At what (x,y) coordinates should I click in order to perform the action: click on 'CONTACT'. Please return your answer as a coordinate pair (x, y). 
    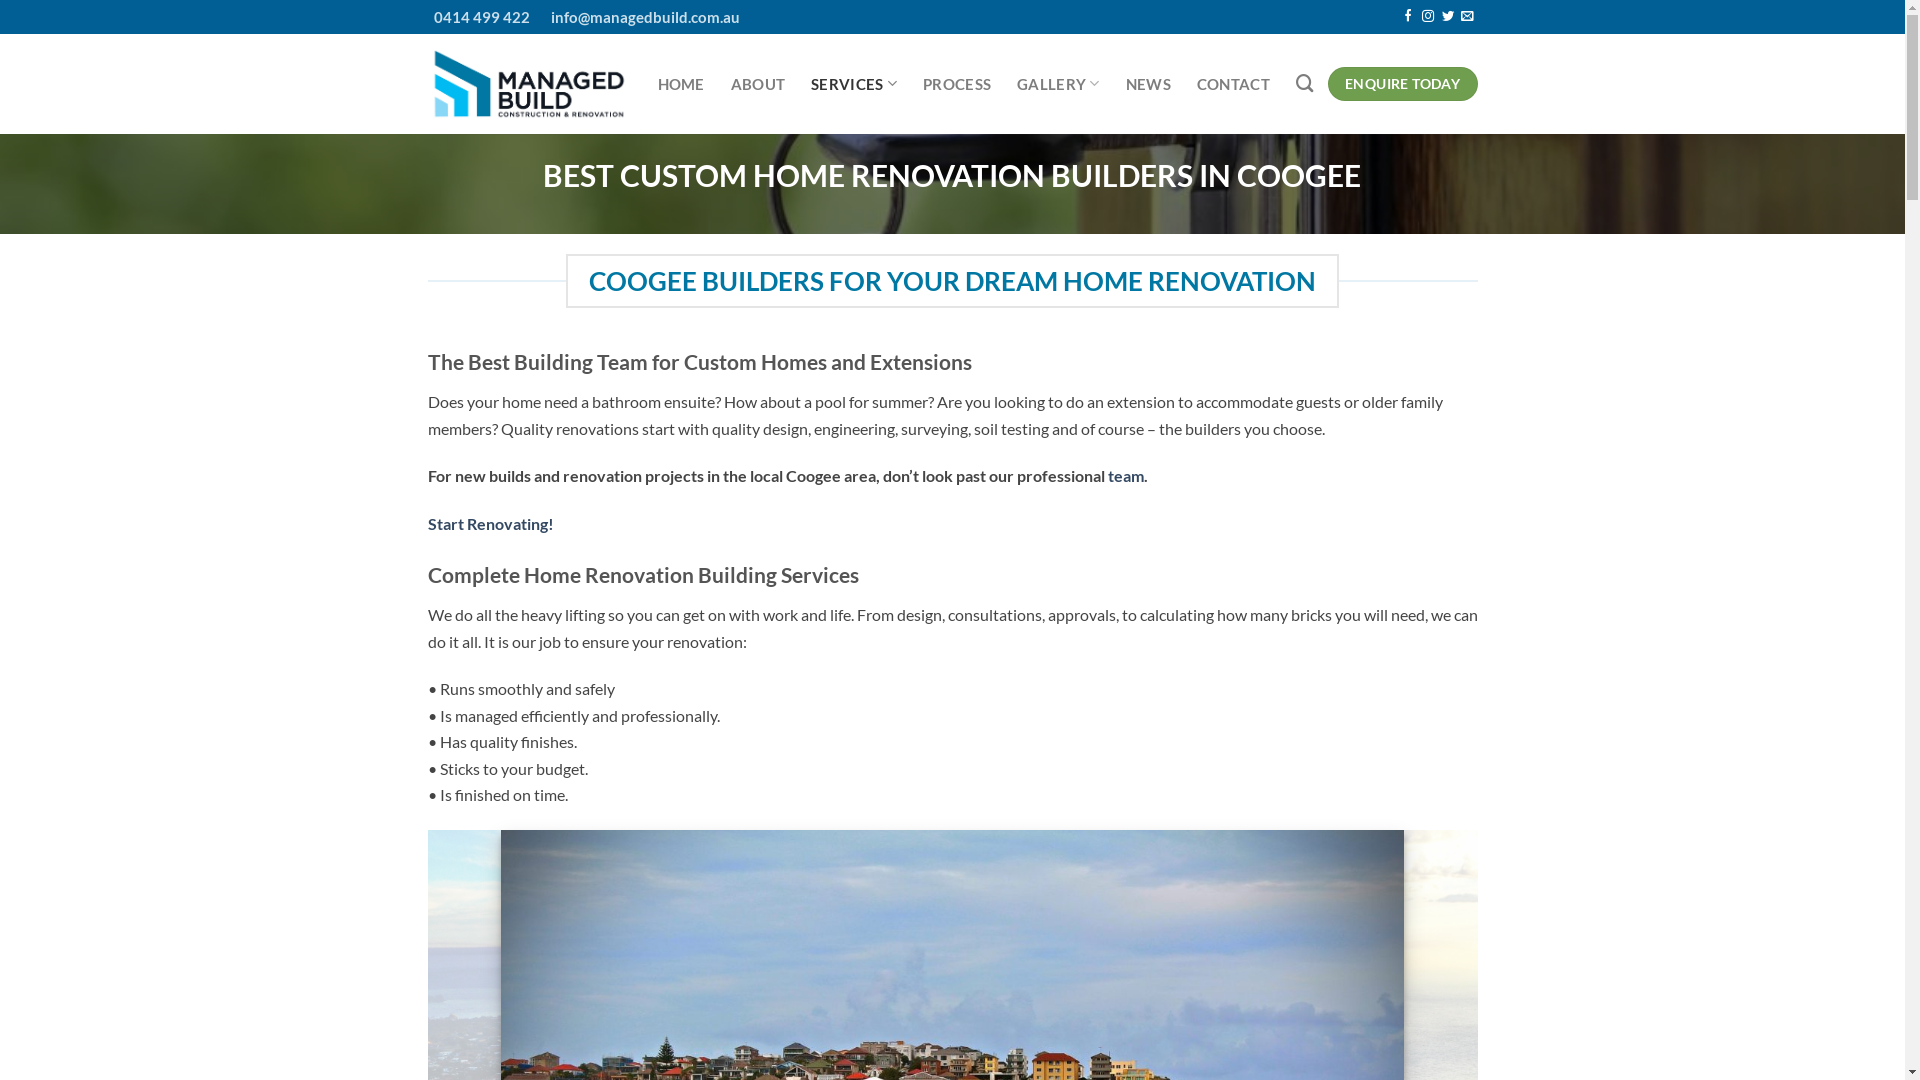
    Looking at the image, I should click on (1232, 83).